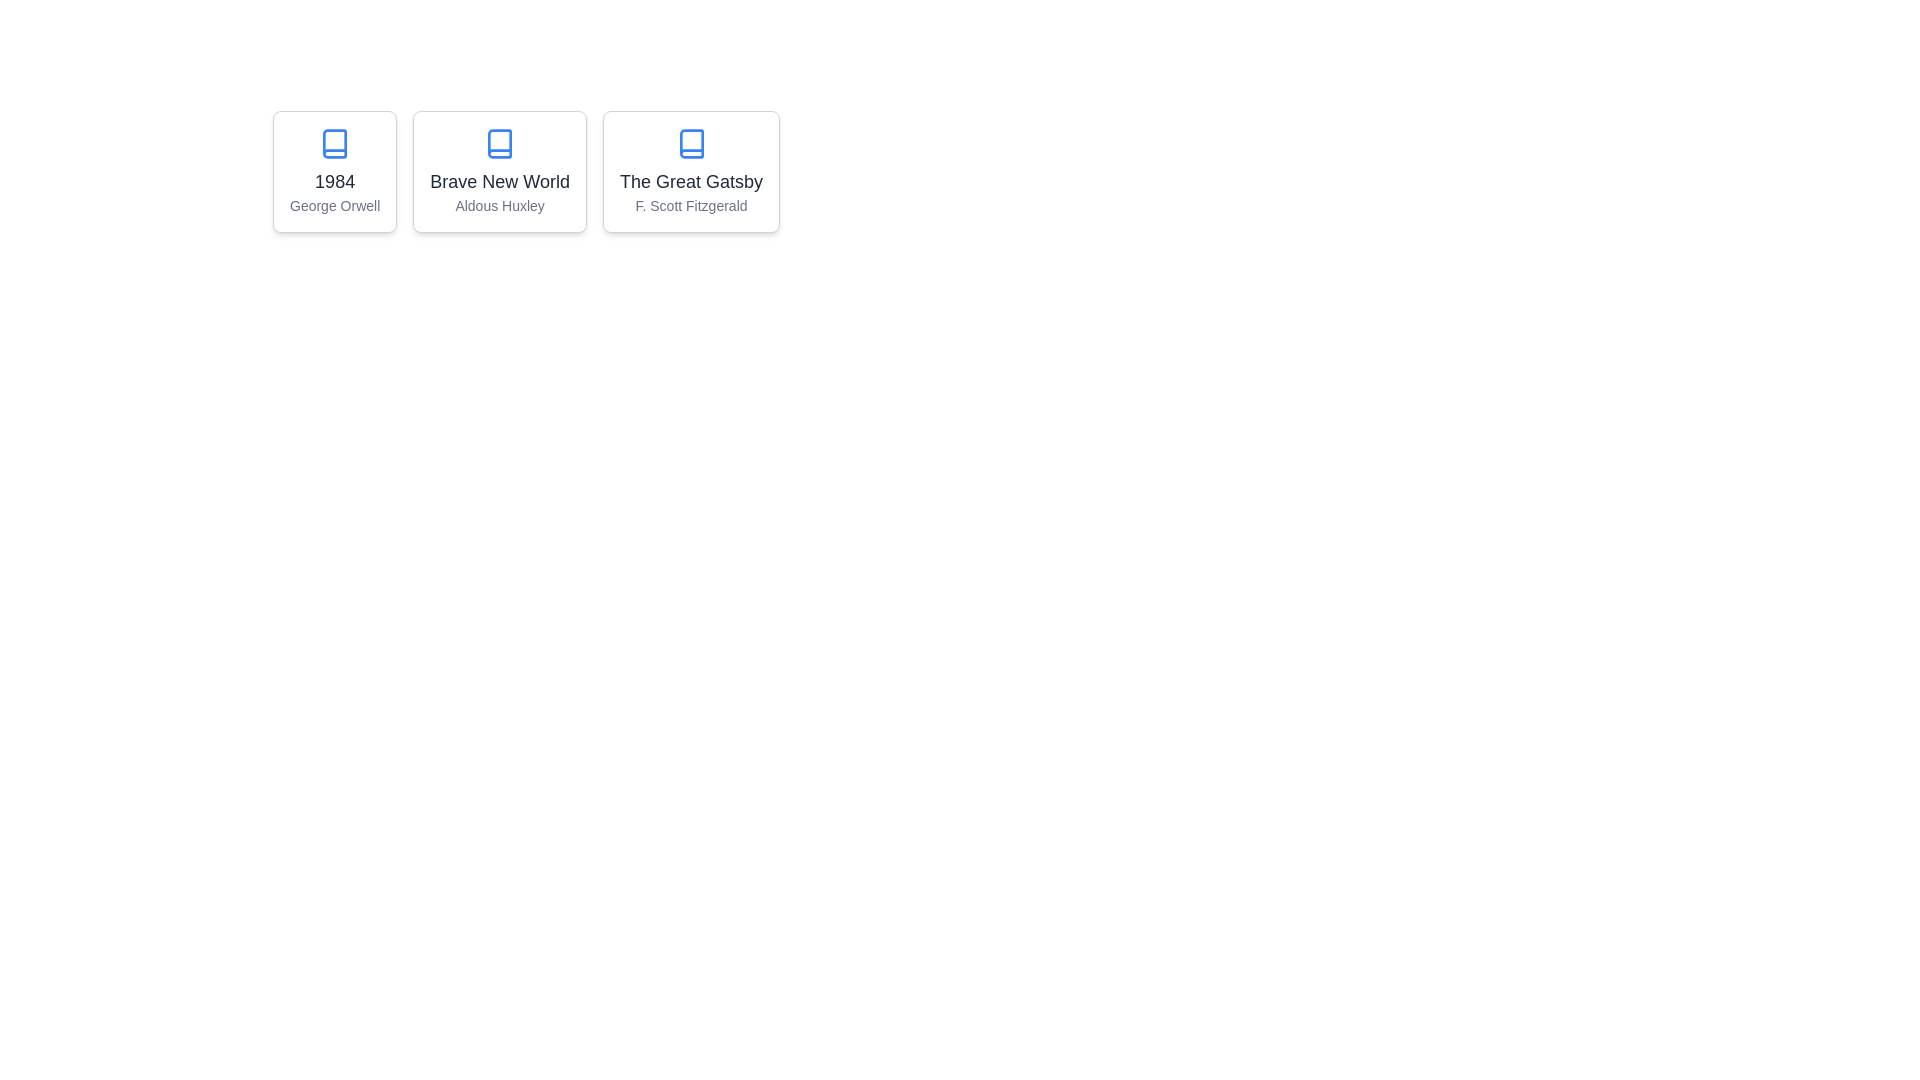 This screenshot has height=1080, width=1920. What do you see at coordinates (500, 205) in the screenshot?
I see `the text label indicating the author of the book 'Brave New World', which is located below the title within the second card of a three-card layout` at bounding box center [500, 205].